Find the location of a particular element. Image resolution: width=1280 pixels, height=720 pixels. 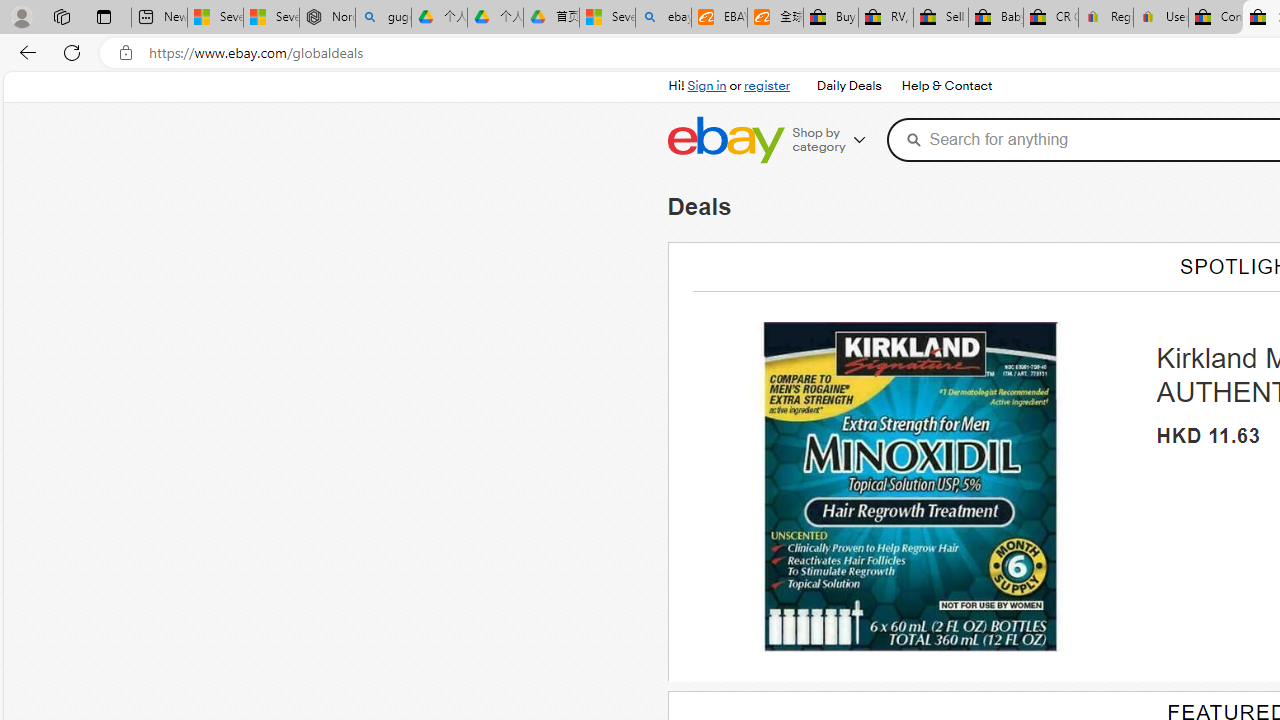

'Tab actions menu' is located at coordinates (103, 16).